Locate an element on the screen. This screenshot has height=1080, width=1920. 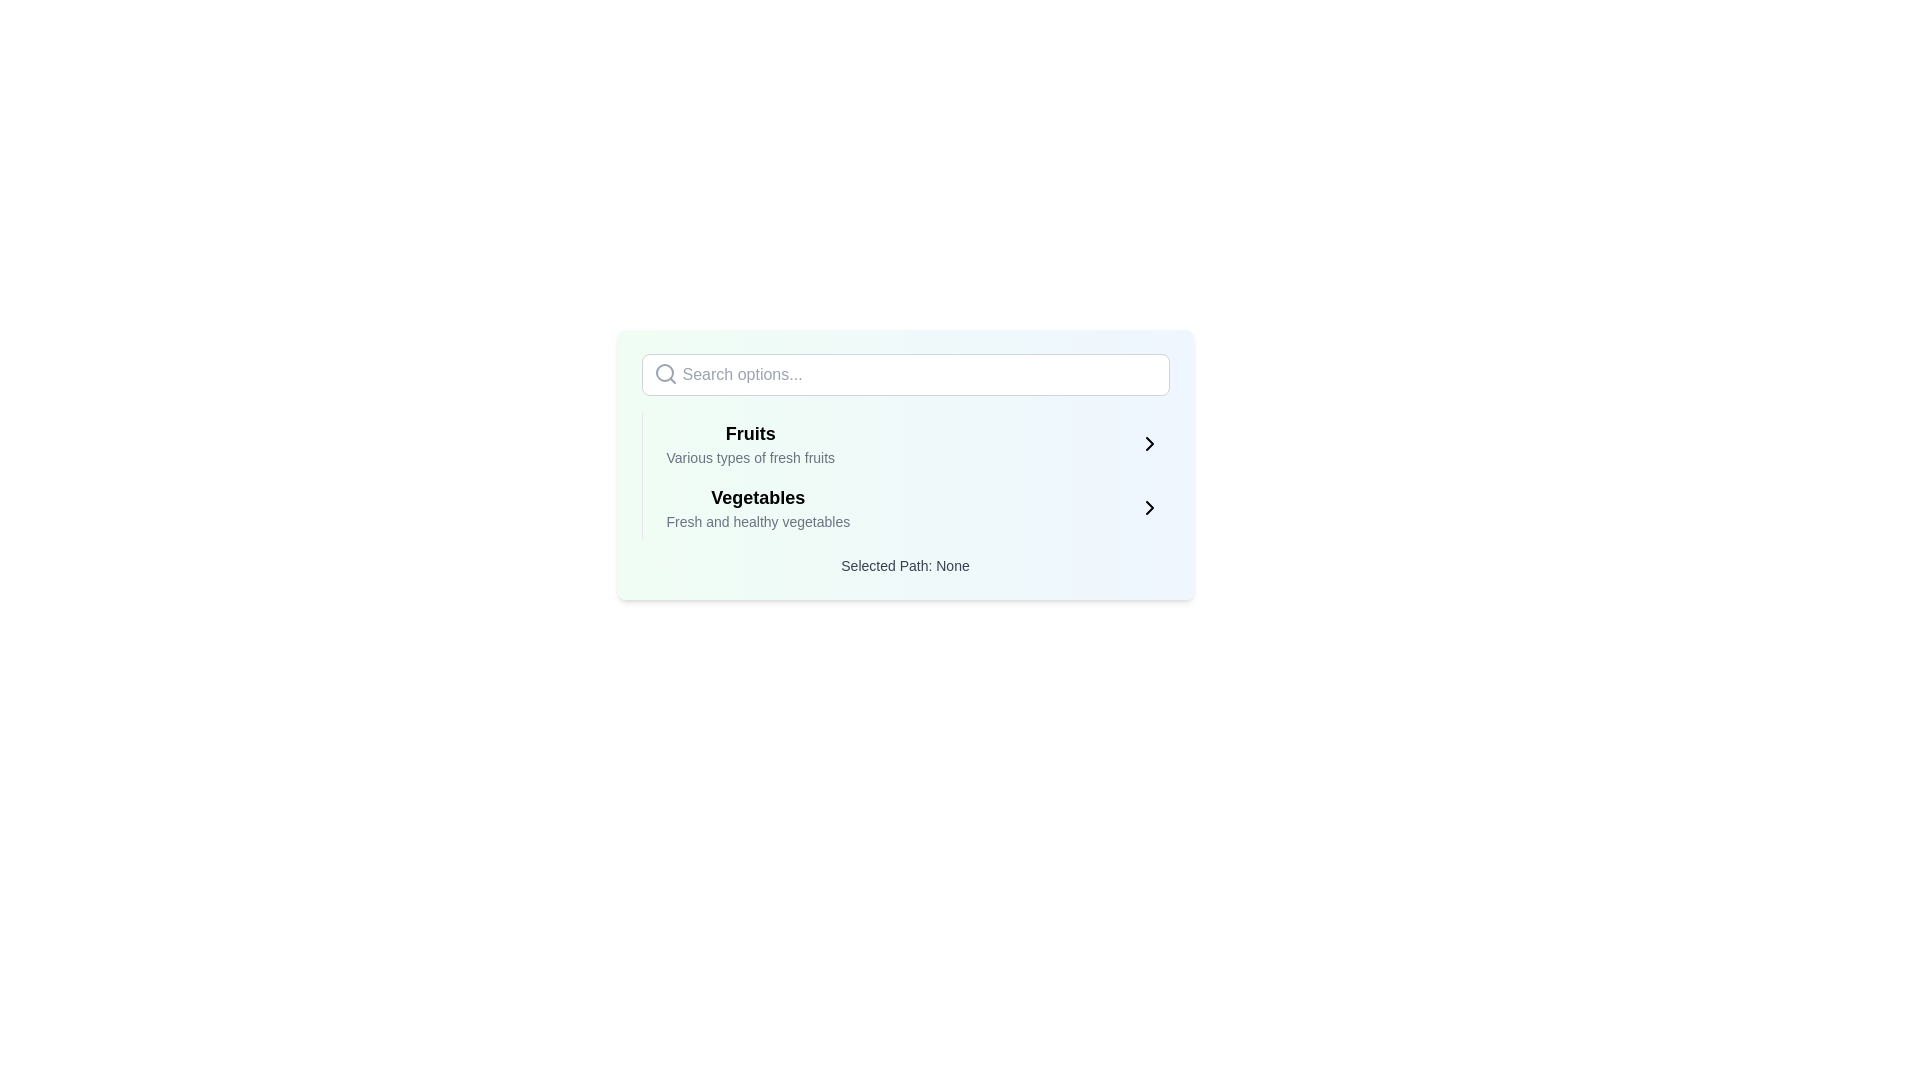
the text label or title that categorizes the content as 'Fruits', which is positioned at the top of the section and above the descriptive text is located at coordinates (749, 433).